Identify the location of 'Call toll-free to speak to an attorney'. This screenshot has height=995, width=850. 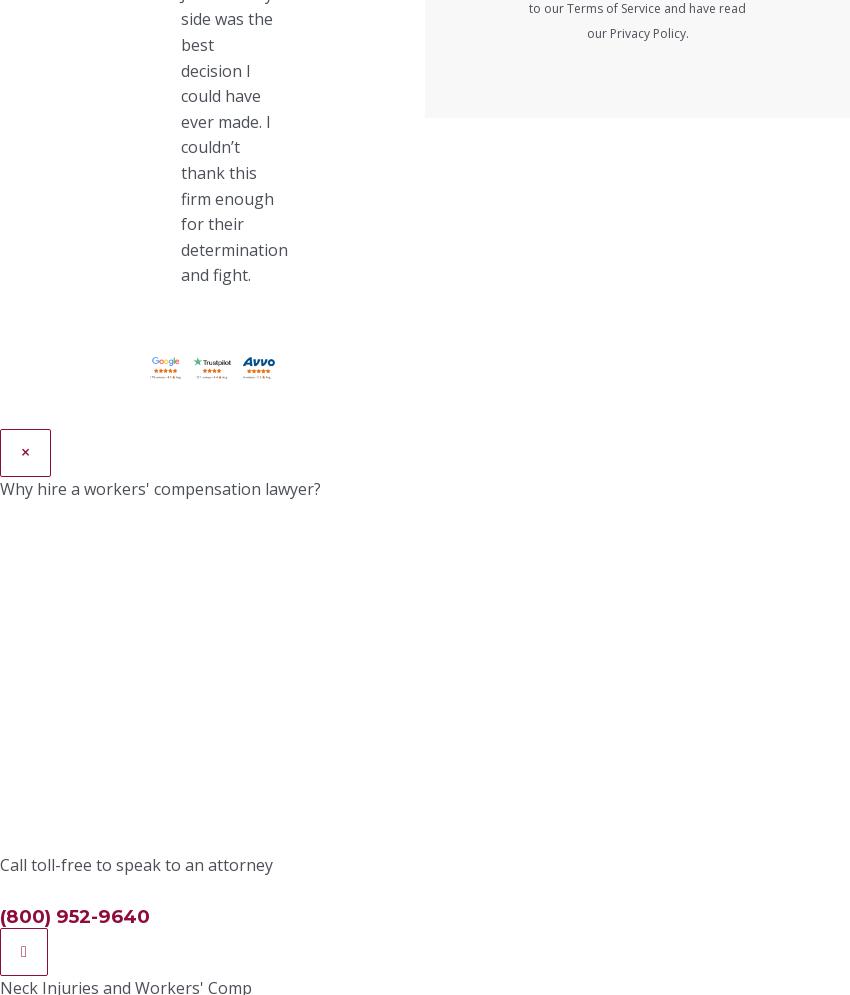
(136, 863).